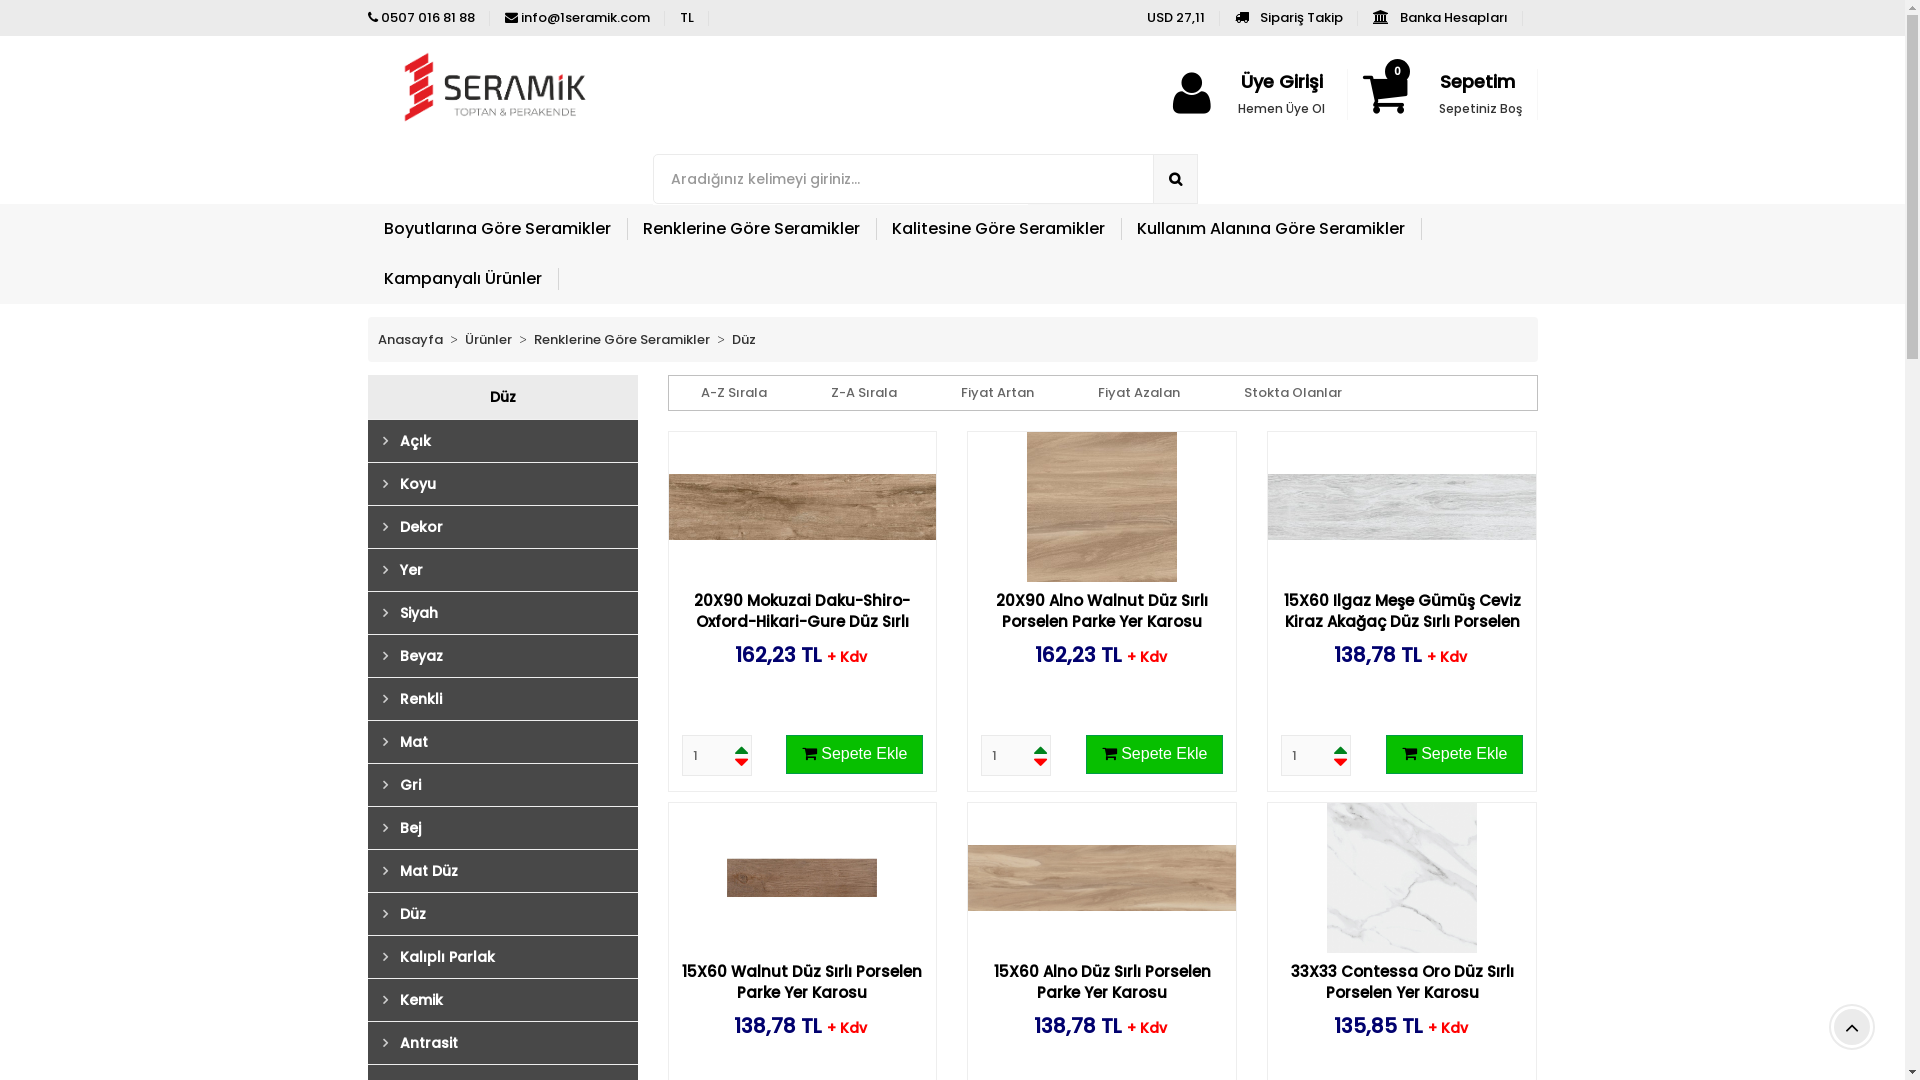 The height and width of the screenshot is (1080, 1920). What do you see at coordinates (516, 1041) in the screenshot?
I see `'Antrasit'` at bounding box center [516, 1041].